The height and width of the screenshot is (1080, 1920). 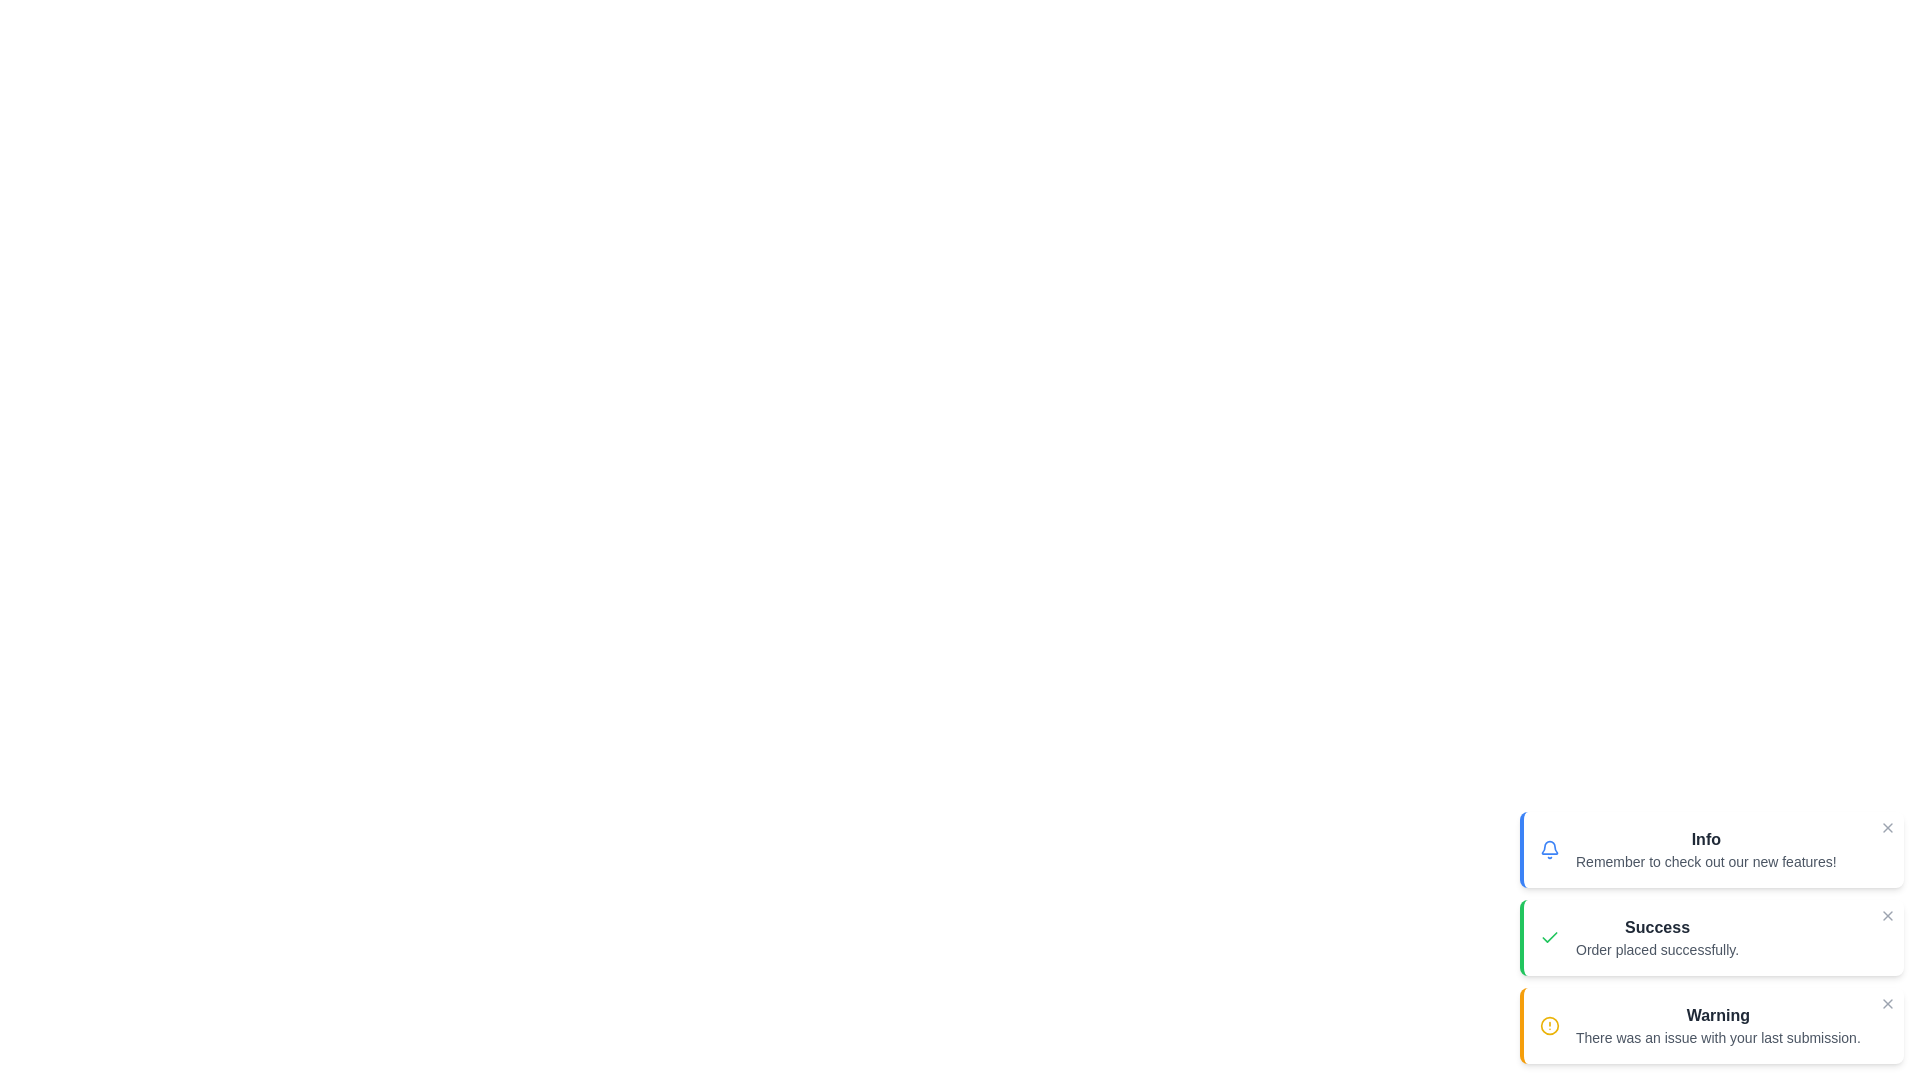 What do you see at coordinates (1711, 1026) in the screenshot?
I see `the notification with type warning` at bounding box center [1711, 1026].